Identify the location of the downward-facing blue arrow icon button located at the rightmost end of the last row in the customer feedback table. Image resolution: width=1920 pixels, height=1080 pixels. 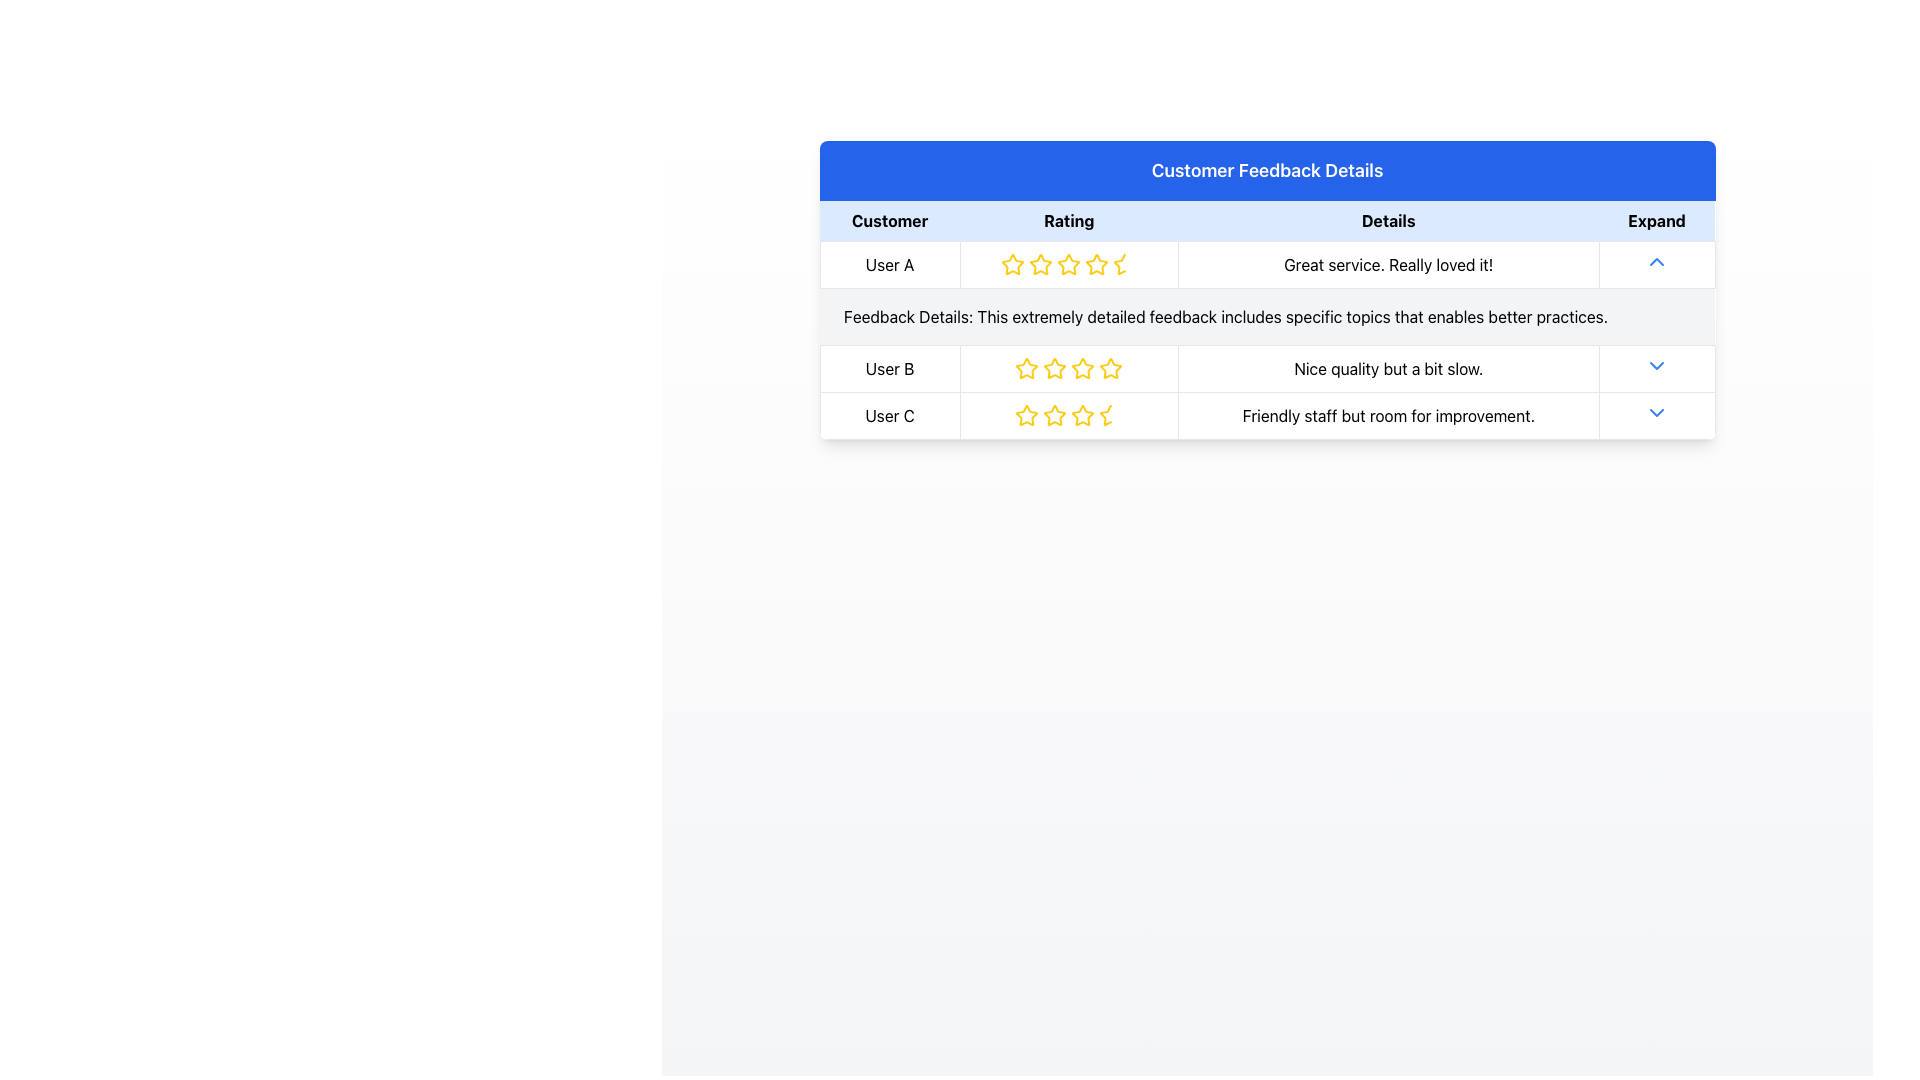
(1657, 415).